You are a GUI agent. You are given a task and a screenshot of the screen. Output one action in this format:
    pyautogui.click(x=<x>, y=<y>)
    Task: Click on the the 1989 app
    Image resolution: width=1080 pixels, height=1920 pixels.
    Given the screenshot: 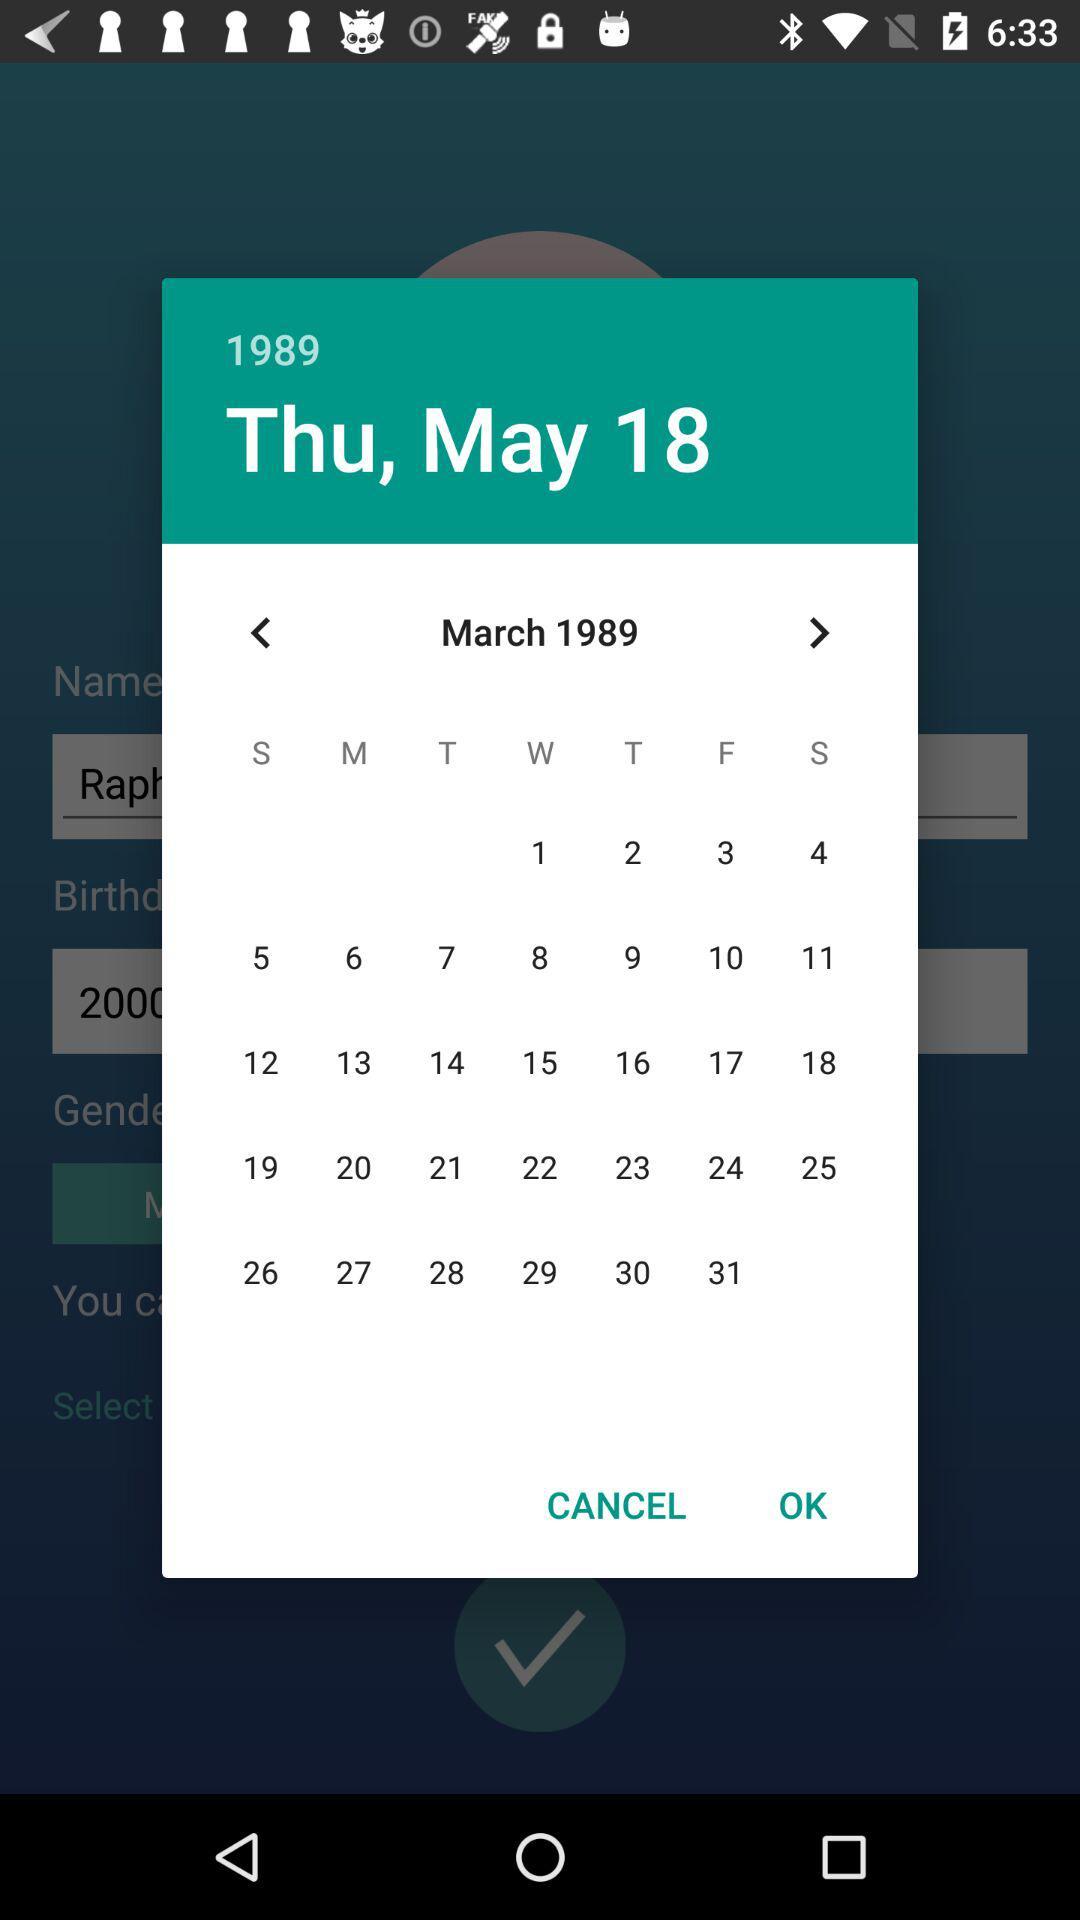 What is the action you would take?
    pyautogui.click(x=540, y=327)
    